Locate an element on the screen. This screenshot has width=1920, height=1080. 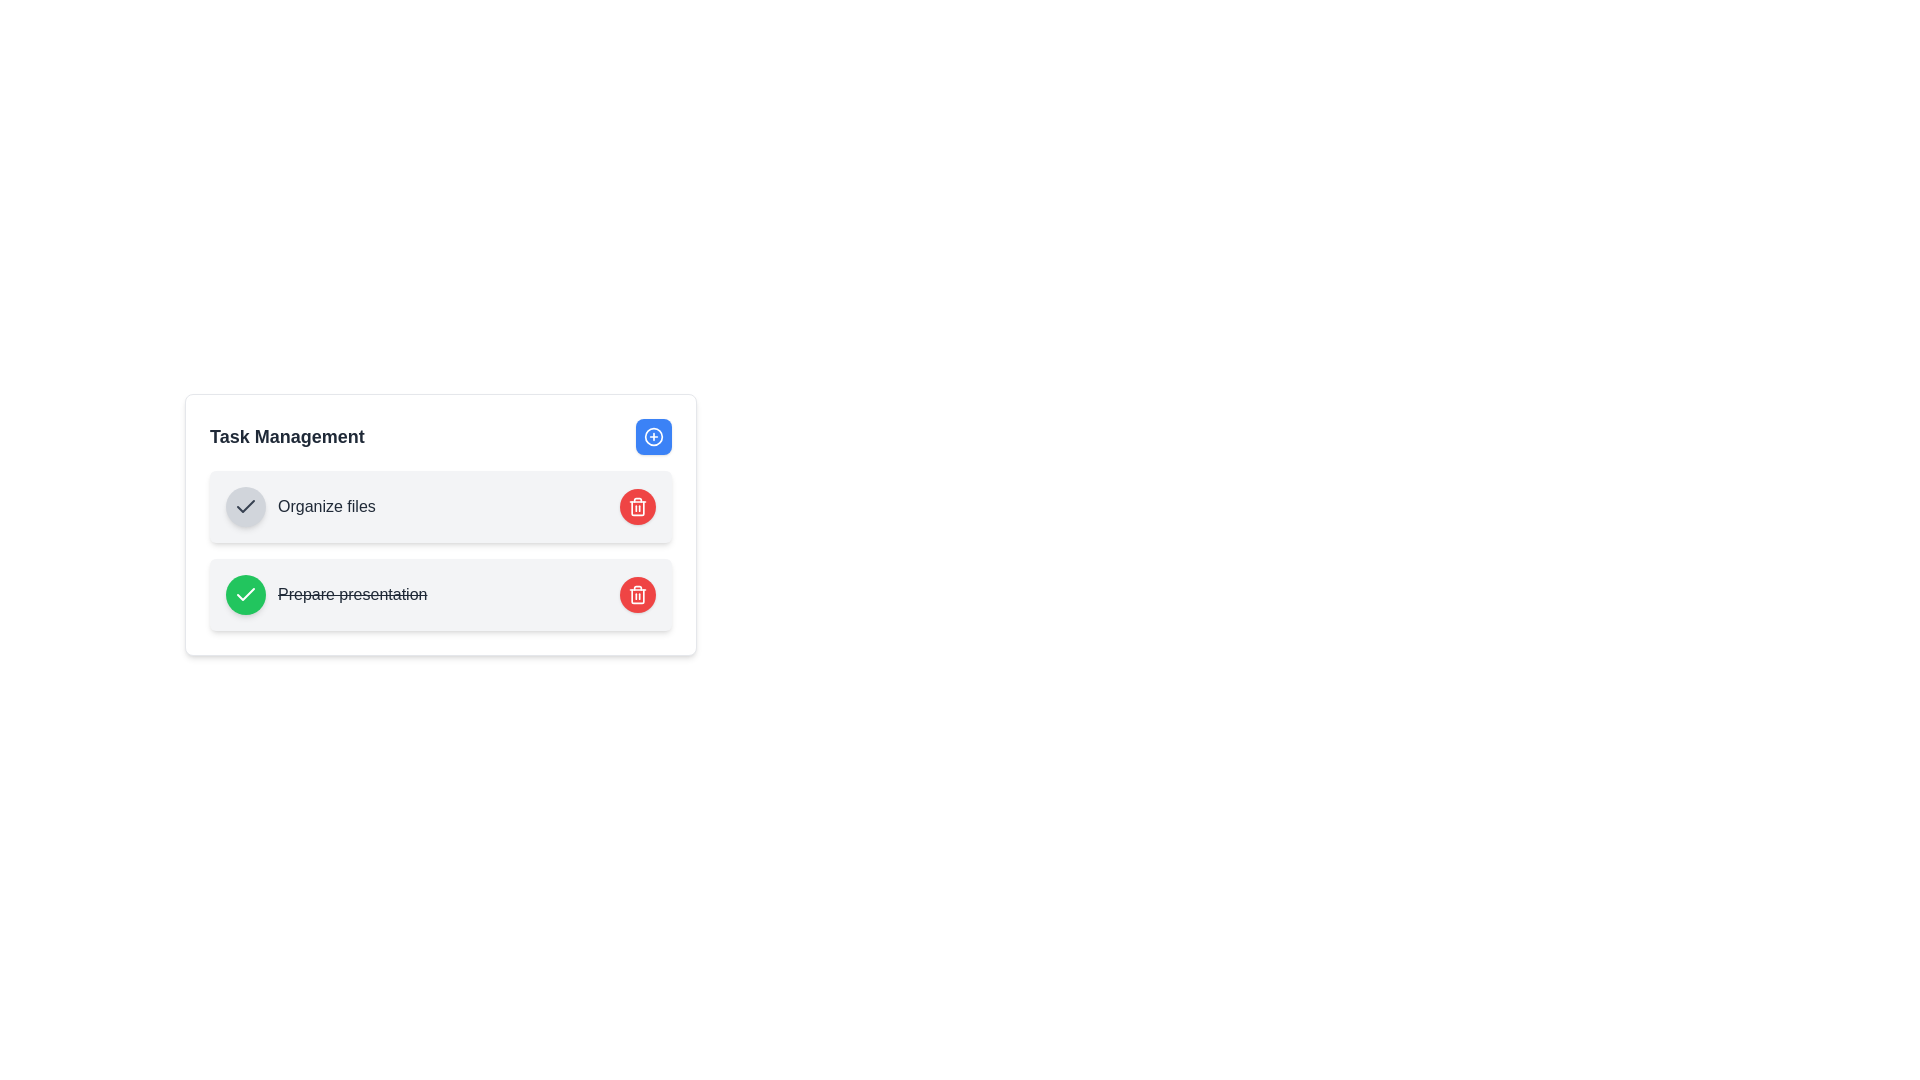
the text label displaying the title of a completed task located is located at coordinates (326, 593).